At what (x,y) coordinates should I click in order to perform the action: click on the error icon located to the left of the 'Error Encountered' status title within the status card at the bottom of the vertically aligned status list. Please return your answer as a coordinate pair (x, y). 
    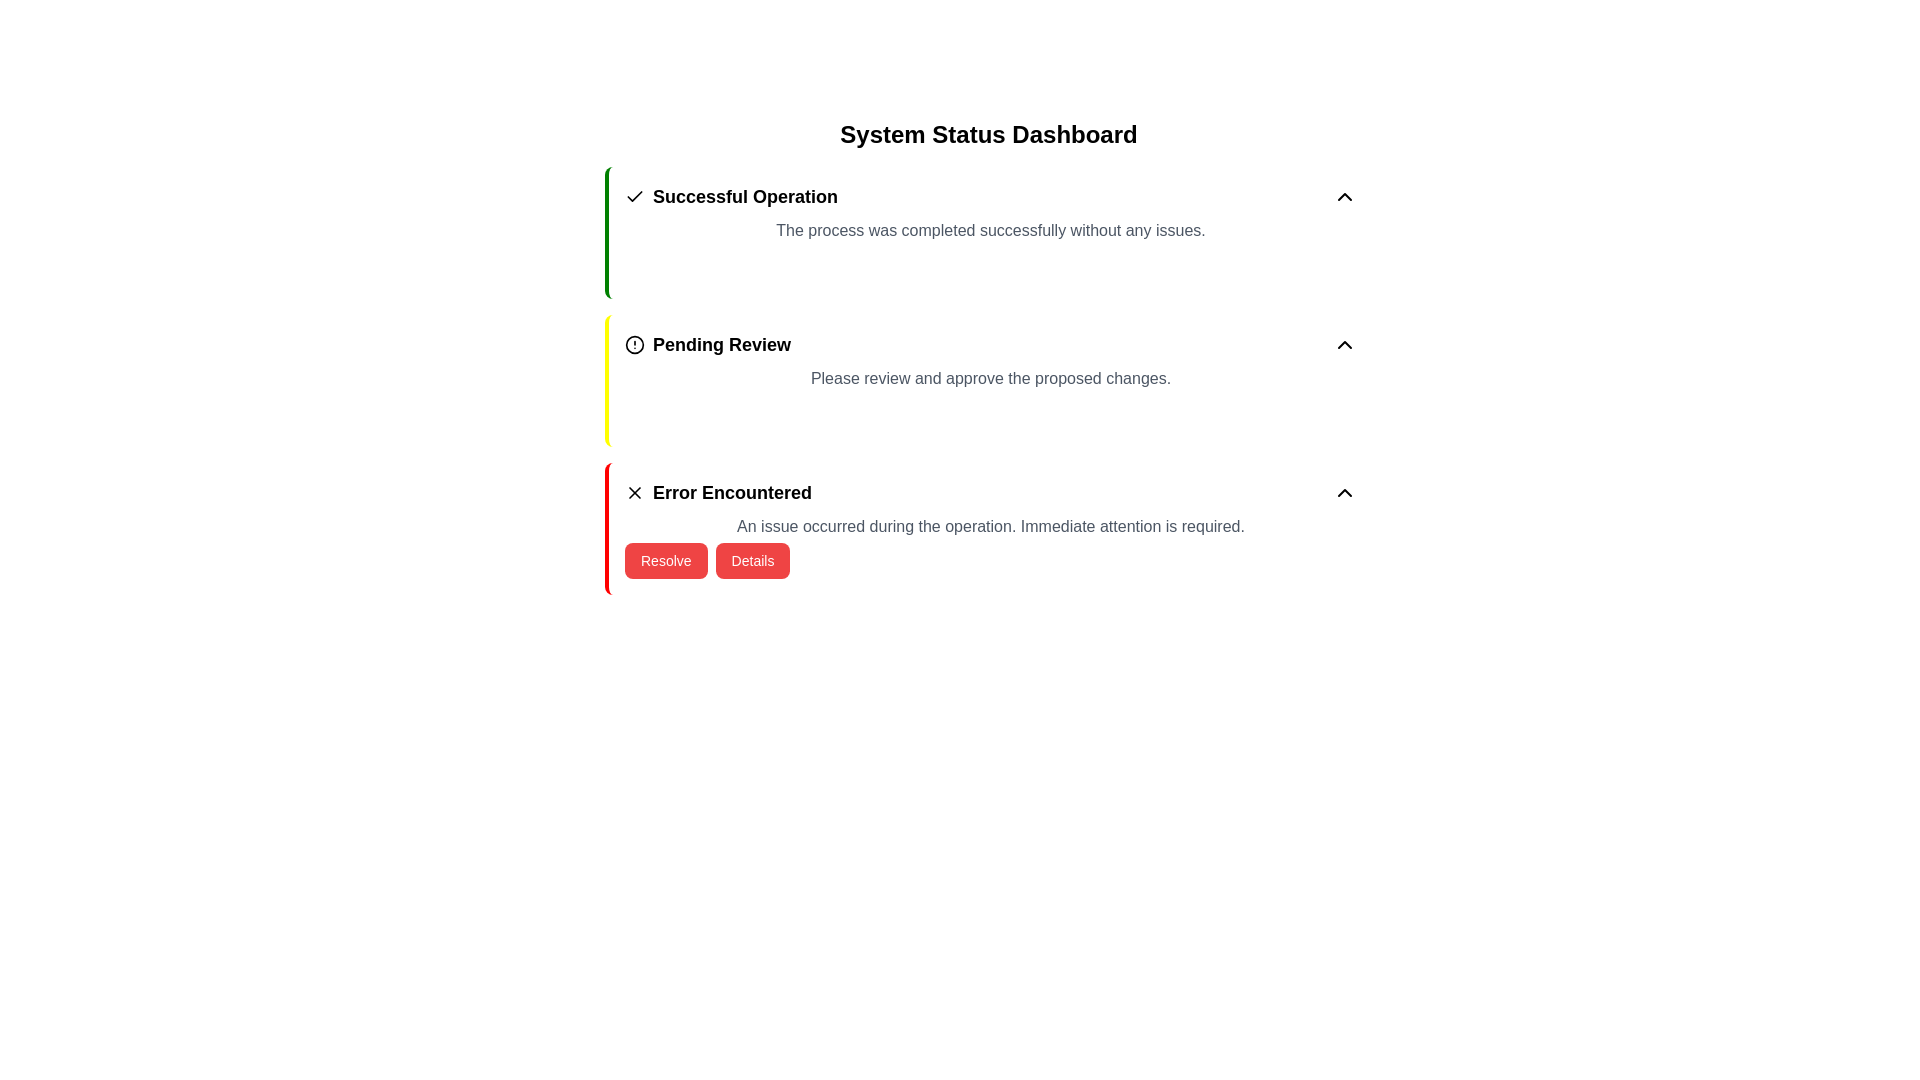
    Looking at the image, I should click on (633, 493).